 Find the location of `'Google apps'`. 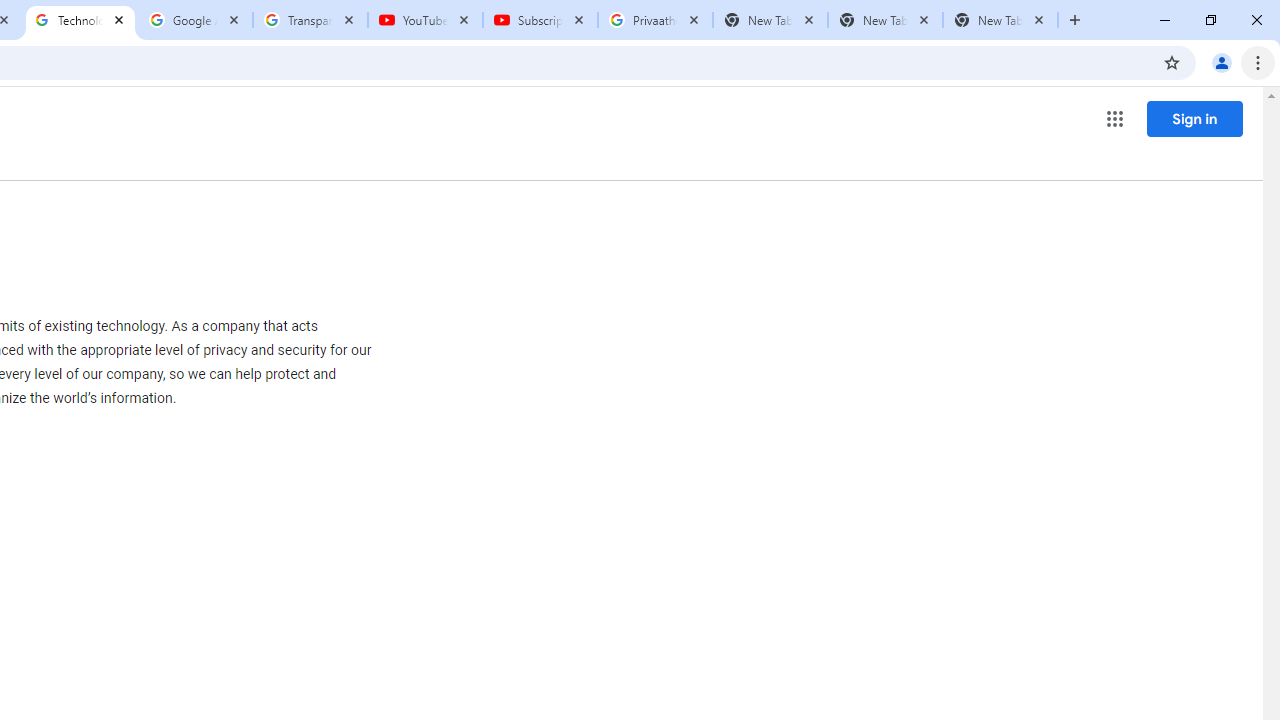

'Google apps' is located at coordinates (1113, 119).